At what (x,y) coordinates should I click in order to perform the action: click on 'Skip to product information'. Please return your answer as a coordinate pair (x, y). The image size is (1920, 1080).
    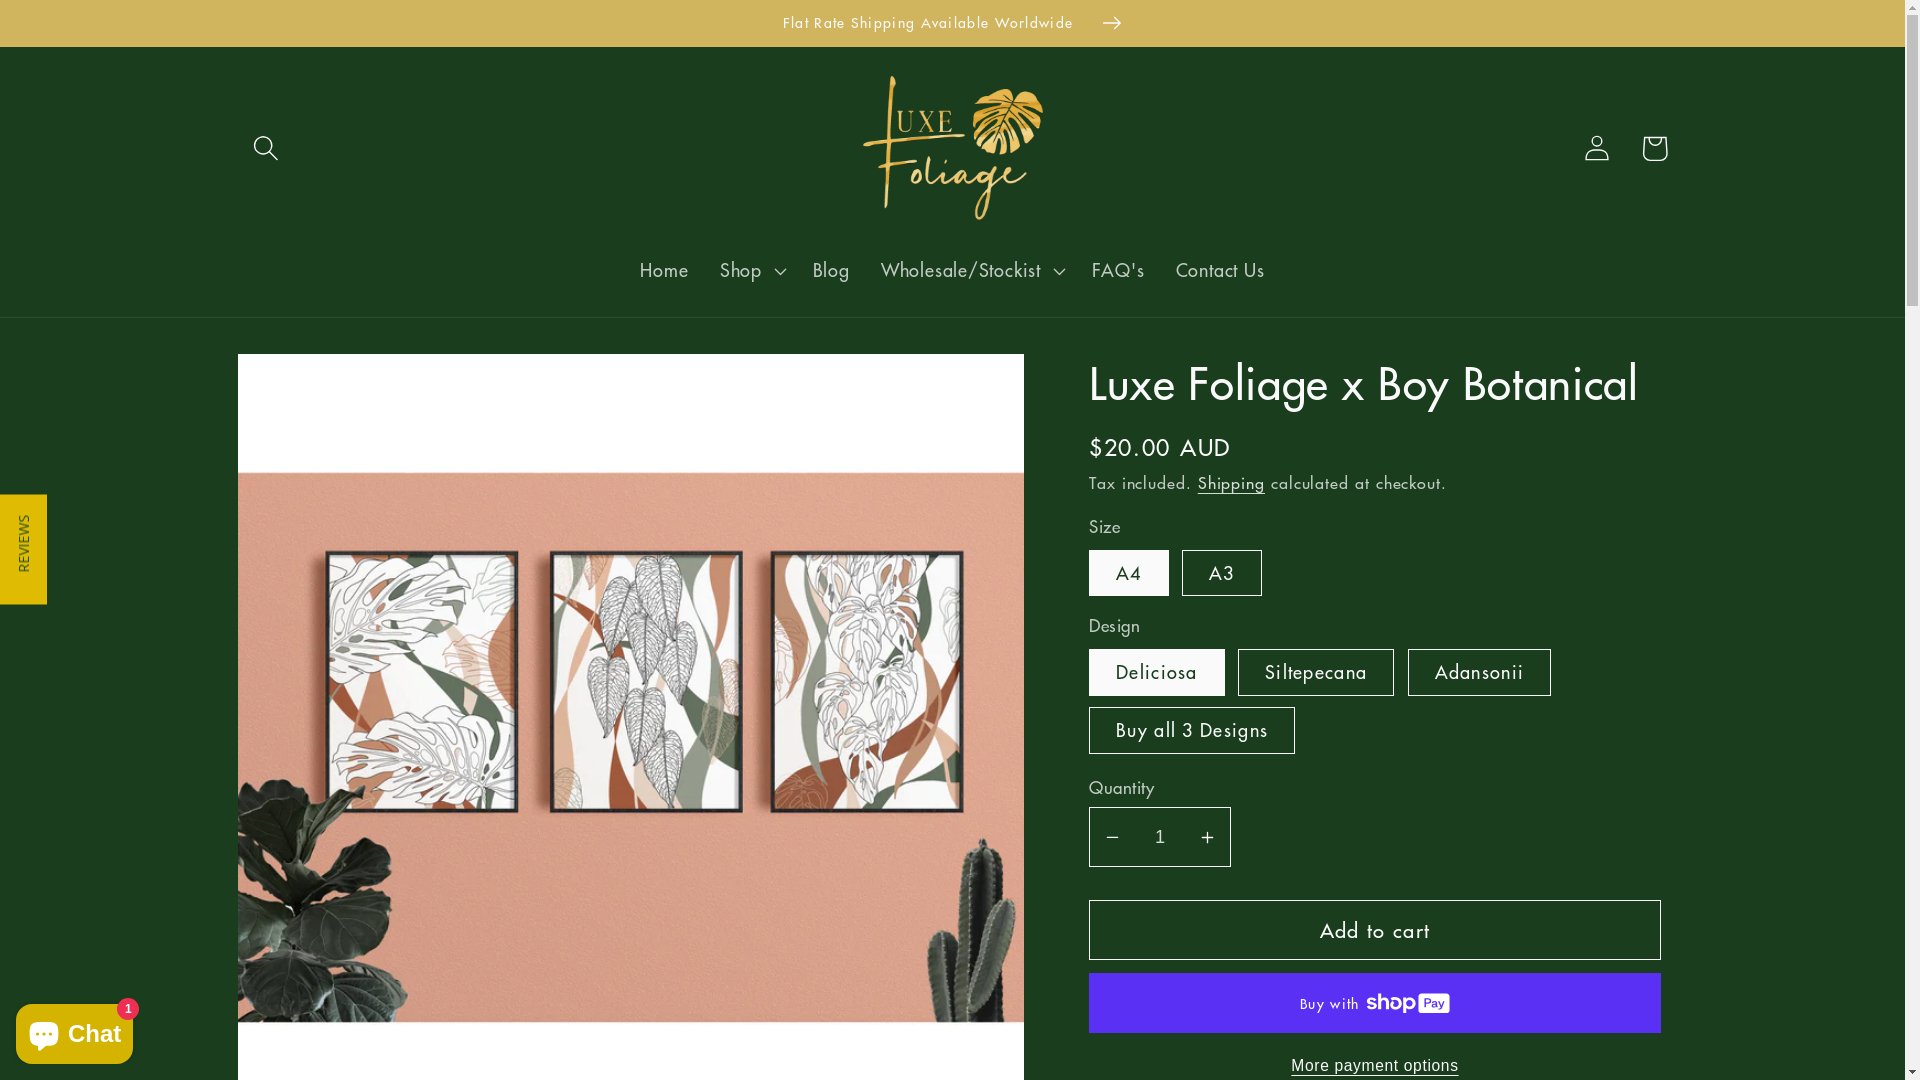
    Looking at the image, I should click on (314, 383).